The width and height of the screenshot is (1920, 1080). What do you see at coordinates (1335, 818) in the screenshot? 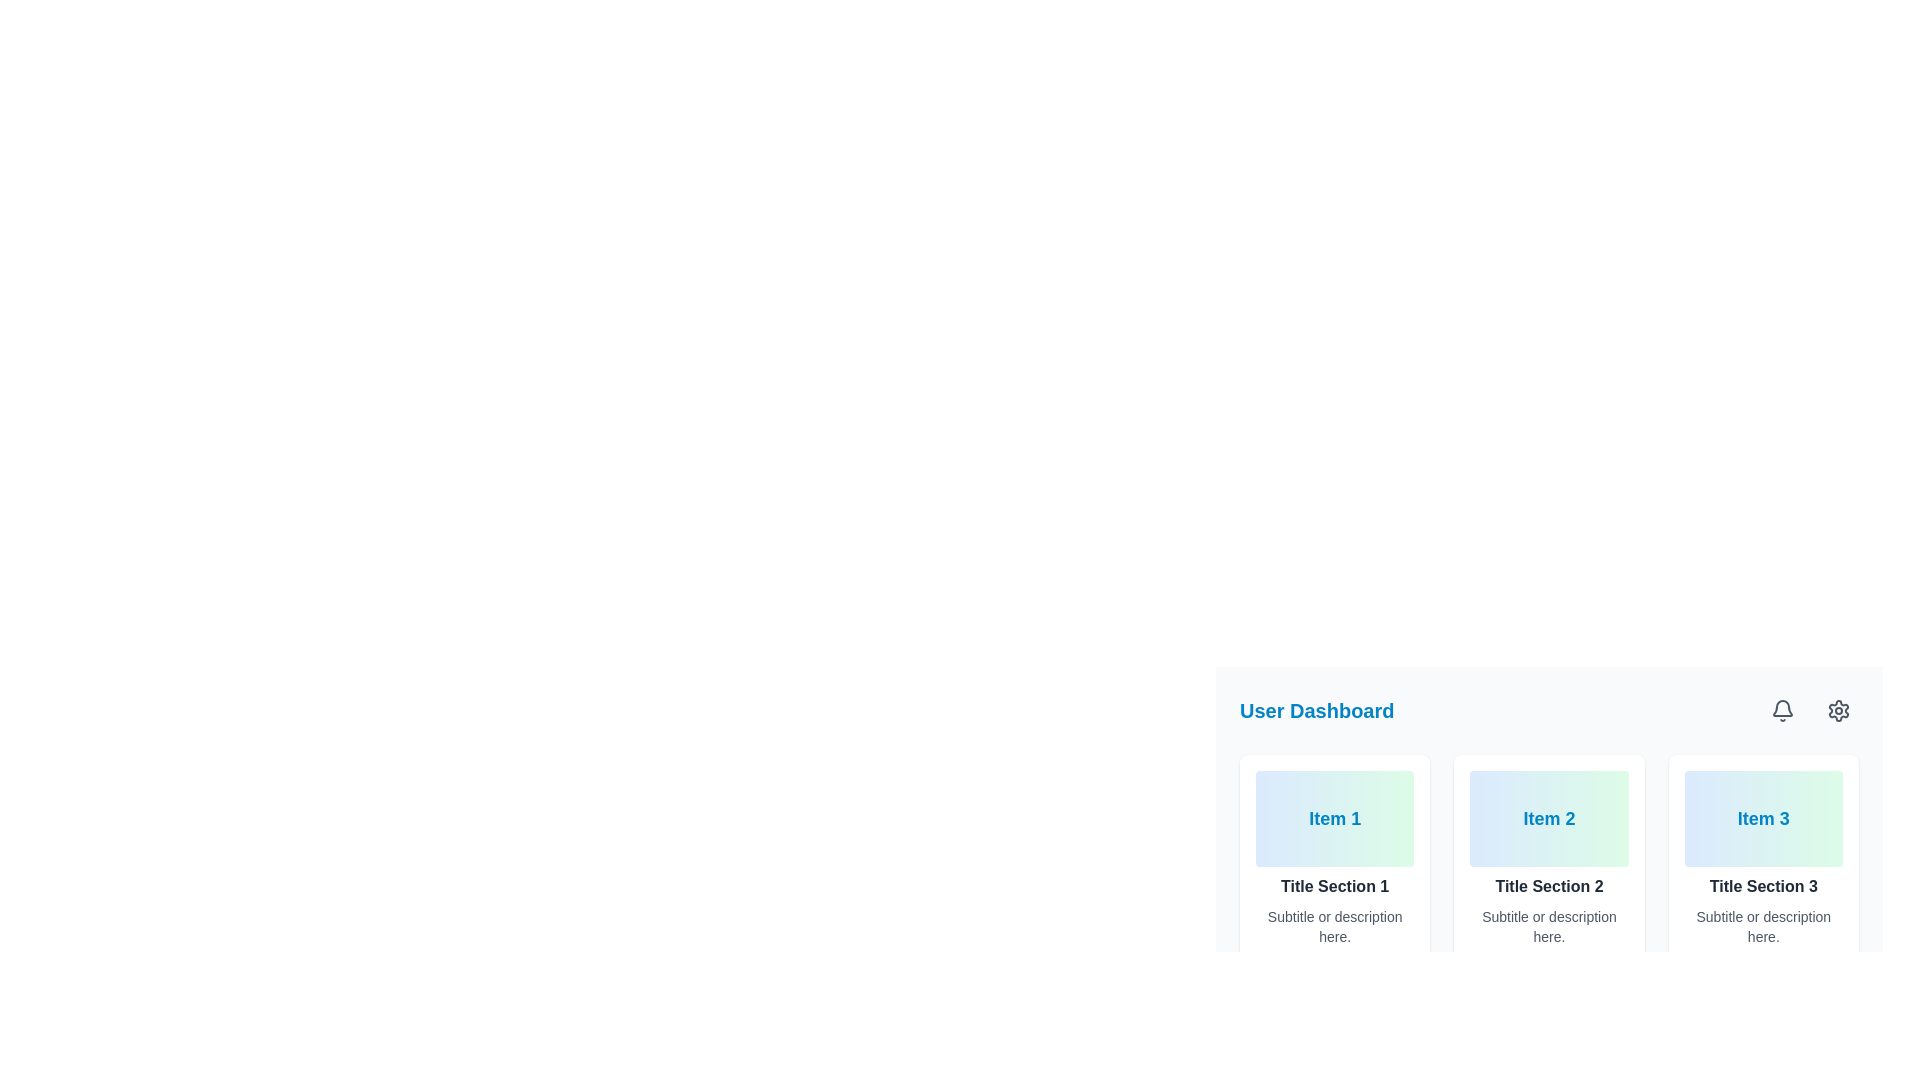
I see `the text label with a stylized background that serves as the title for the first card in a series of three cards` at bounding box center [1335, 818].